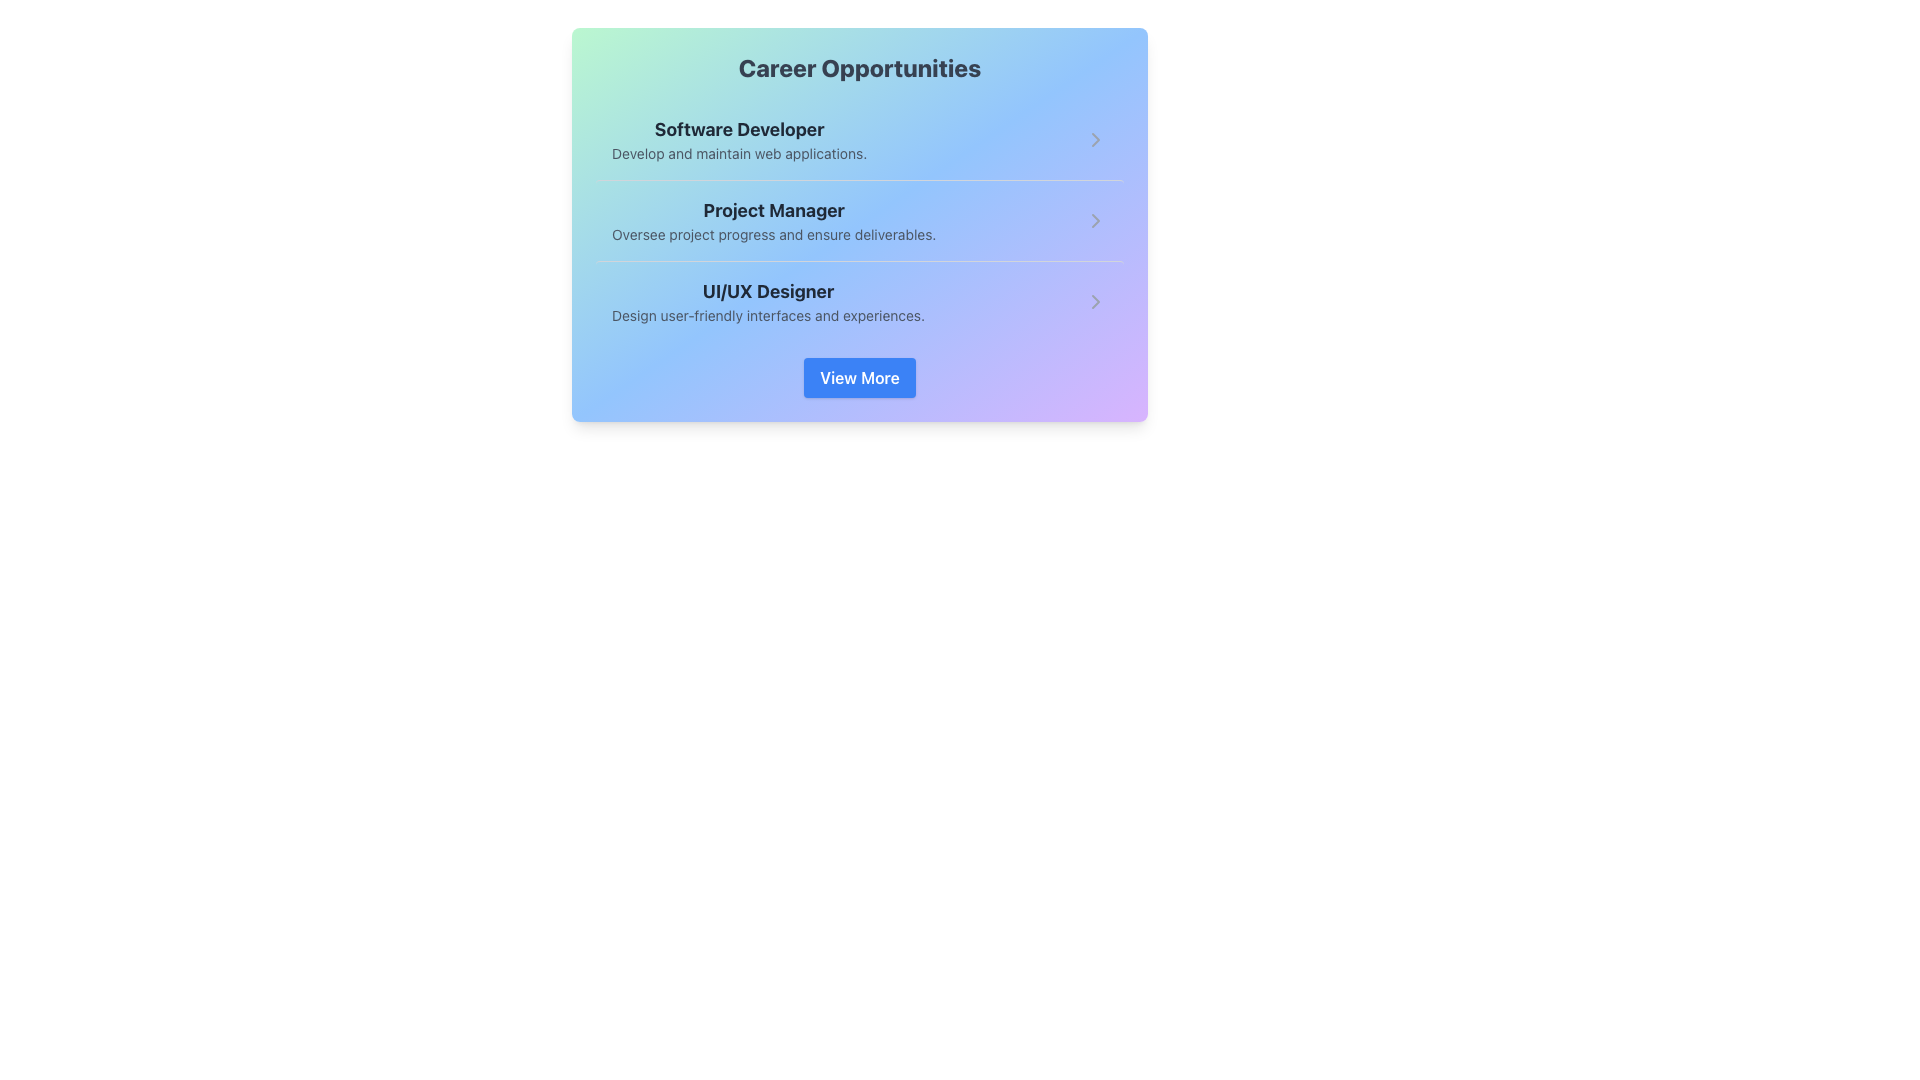 This screenshot has height=1080, width=1920. What do you see at coordinates (859, 220) in the screenshot?
I see `the second item in the career opportunities list, which is the 'Project Manager' entry` at bounding box center [859, 220].